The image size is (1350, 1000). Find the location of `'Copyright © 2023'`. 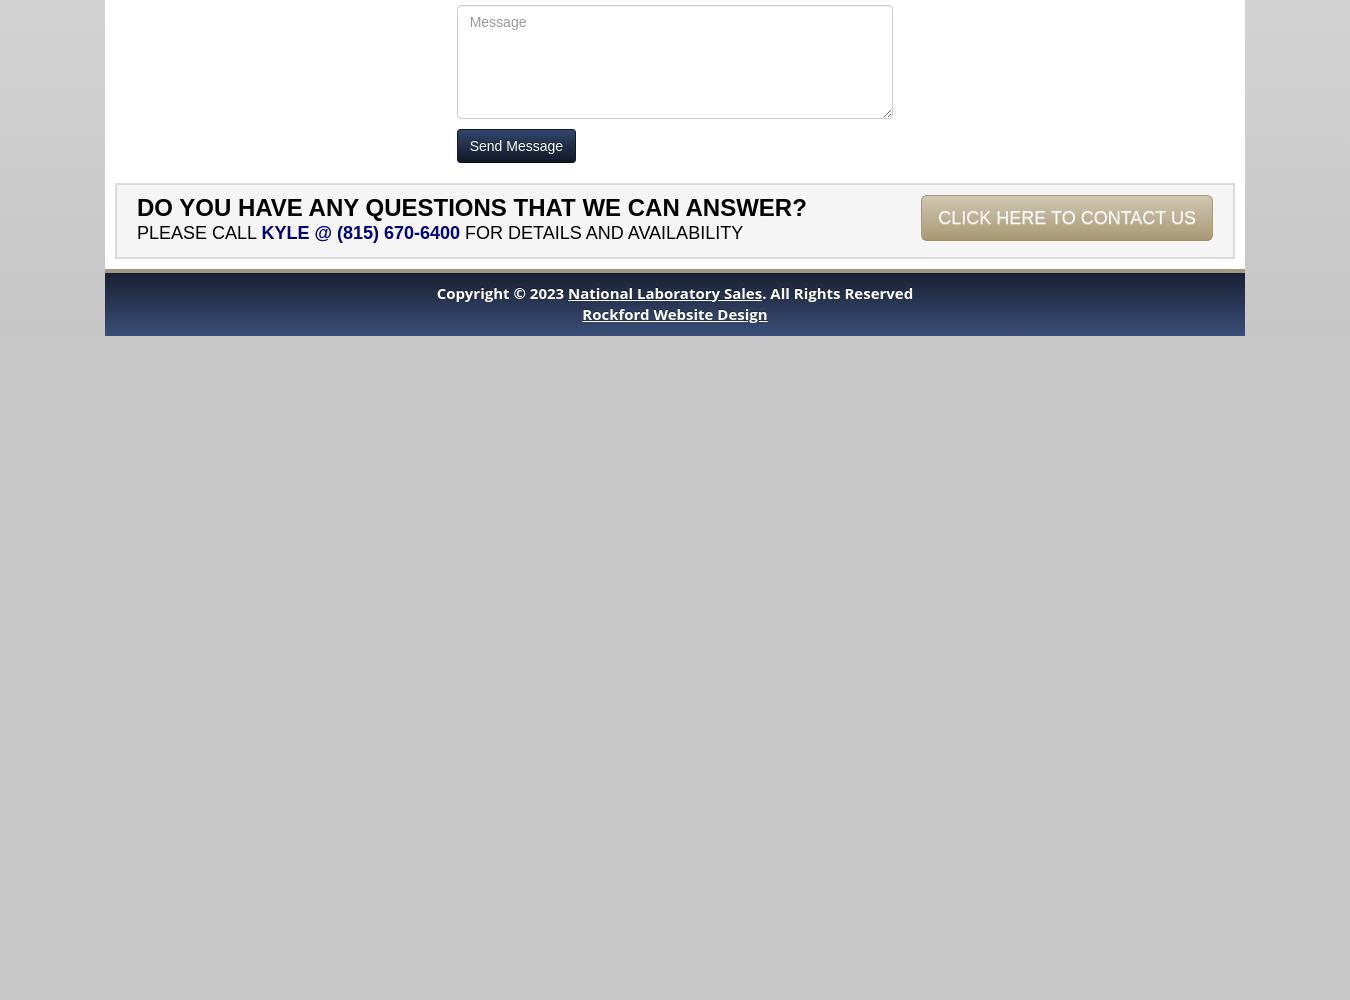

'Copyright © 2023' is located at coordinates (436, 292).